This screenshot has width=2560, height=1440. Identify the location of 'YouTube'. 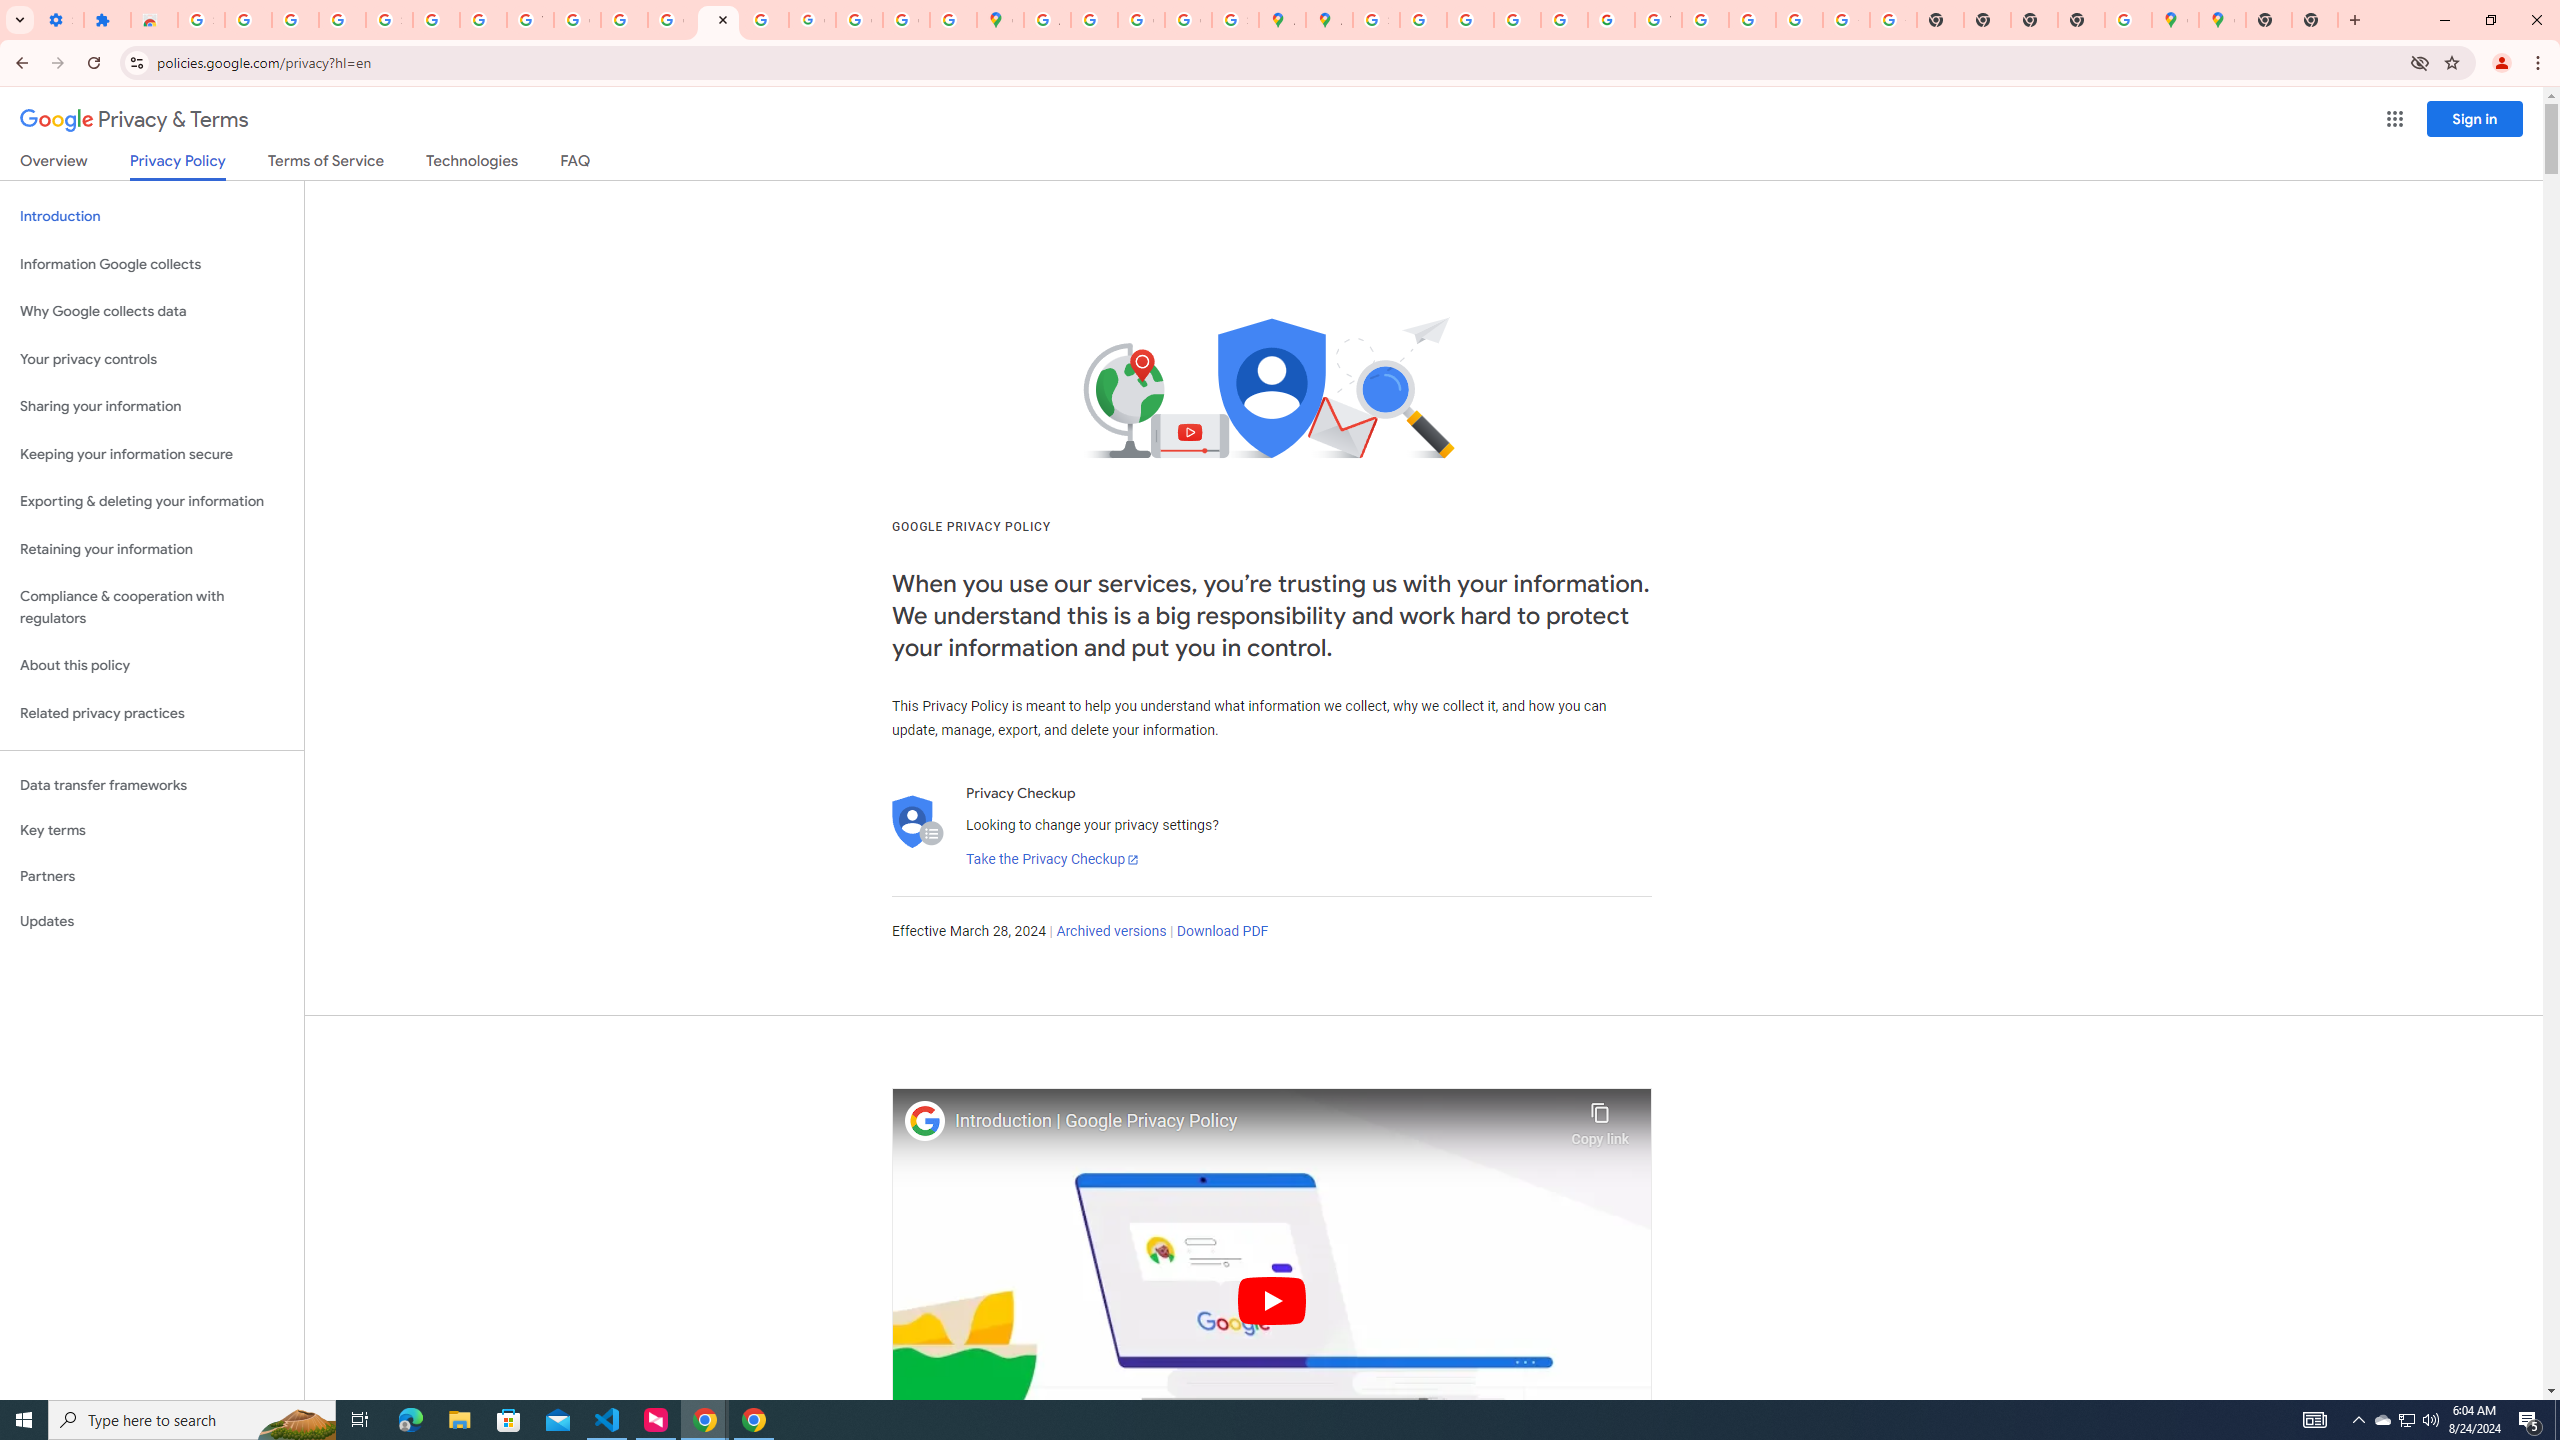
(530, 19).